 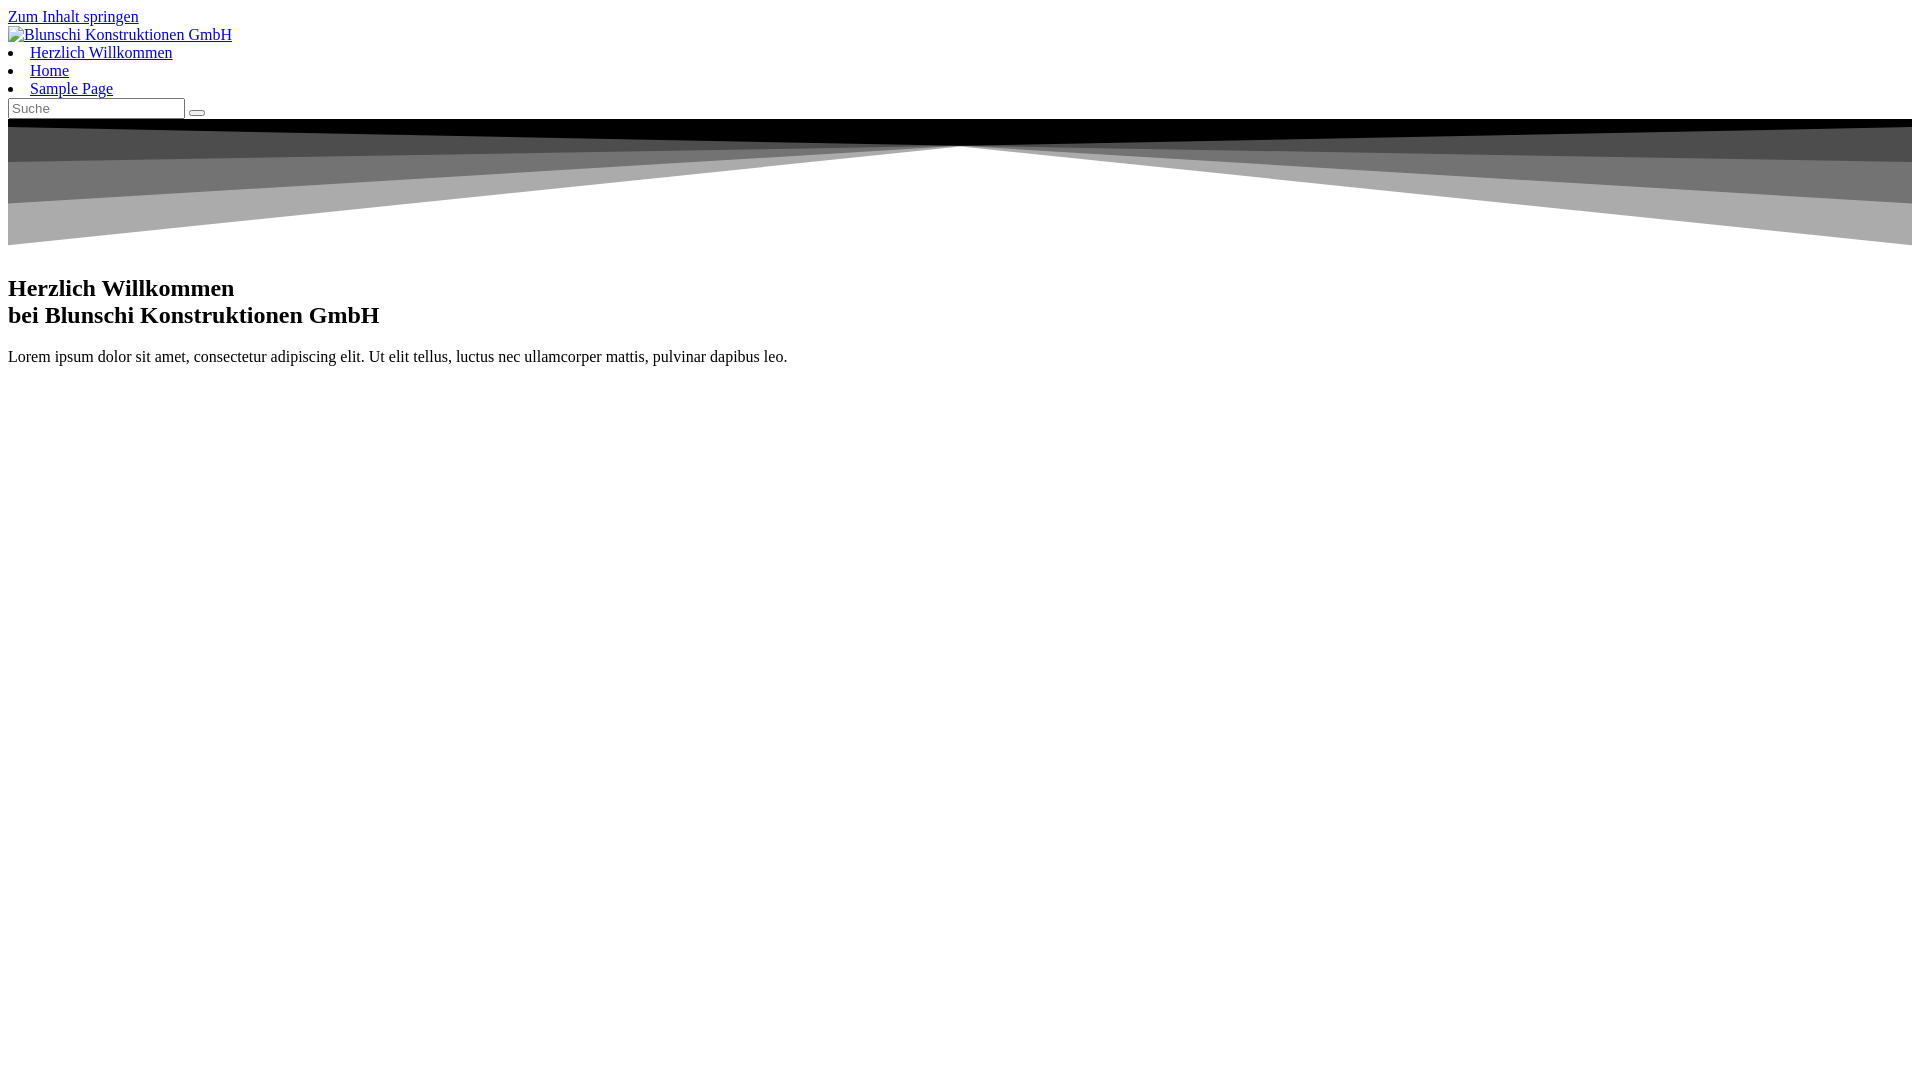 What do you see at coordinates (29, 87) in the screenshot?
I see `'Sample Page'` at bounding box center [29, 87].